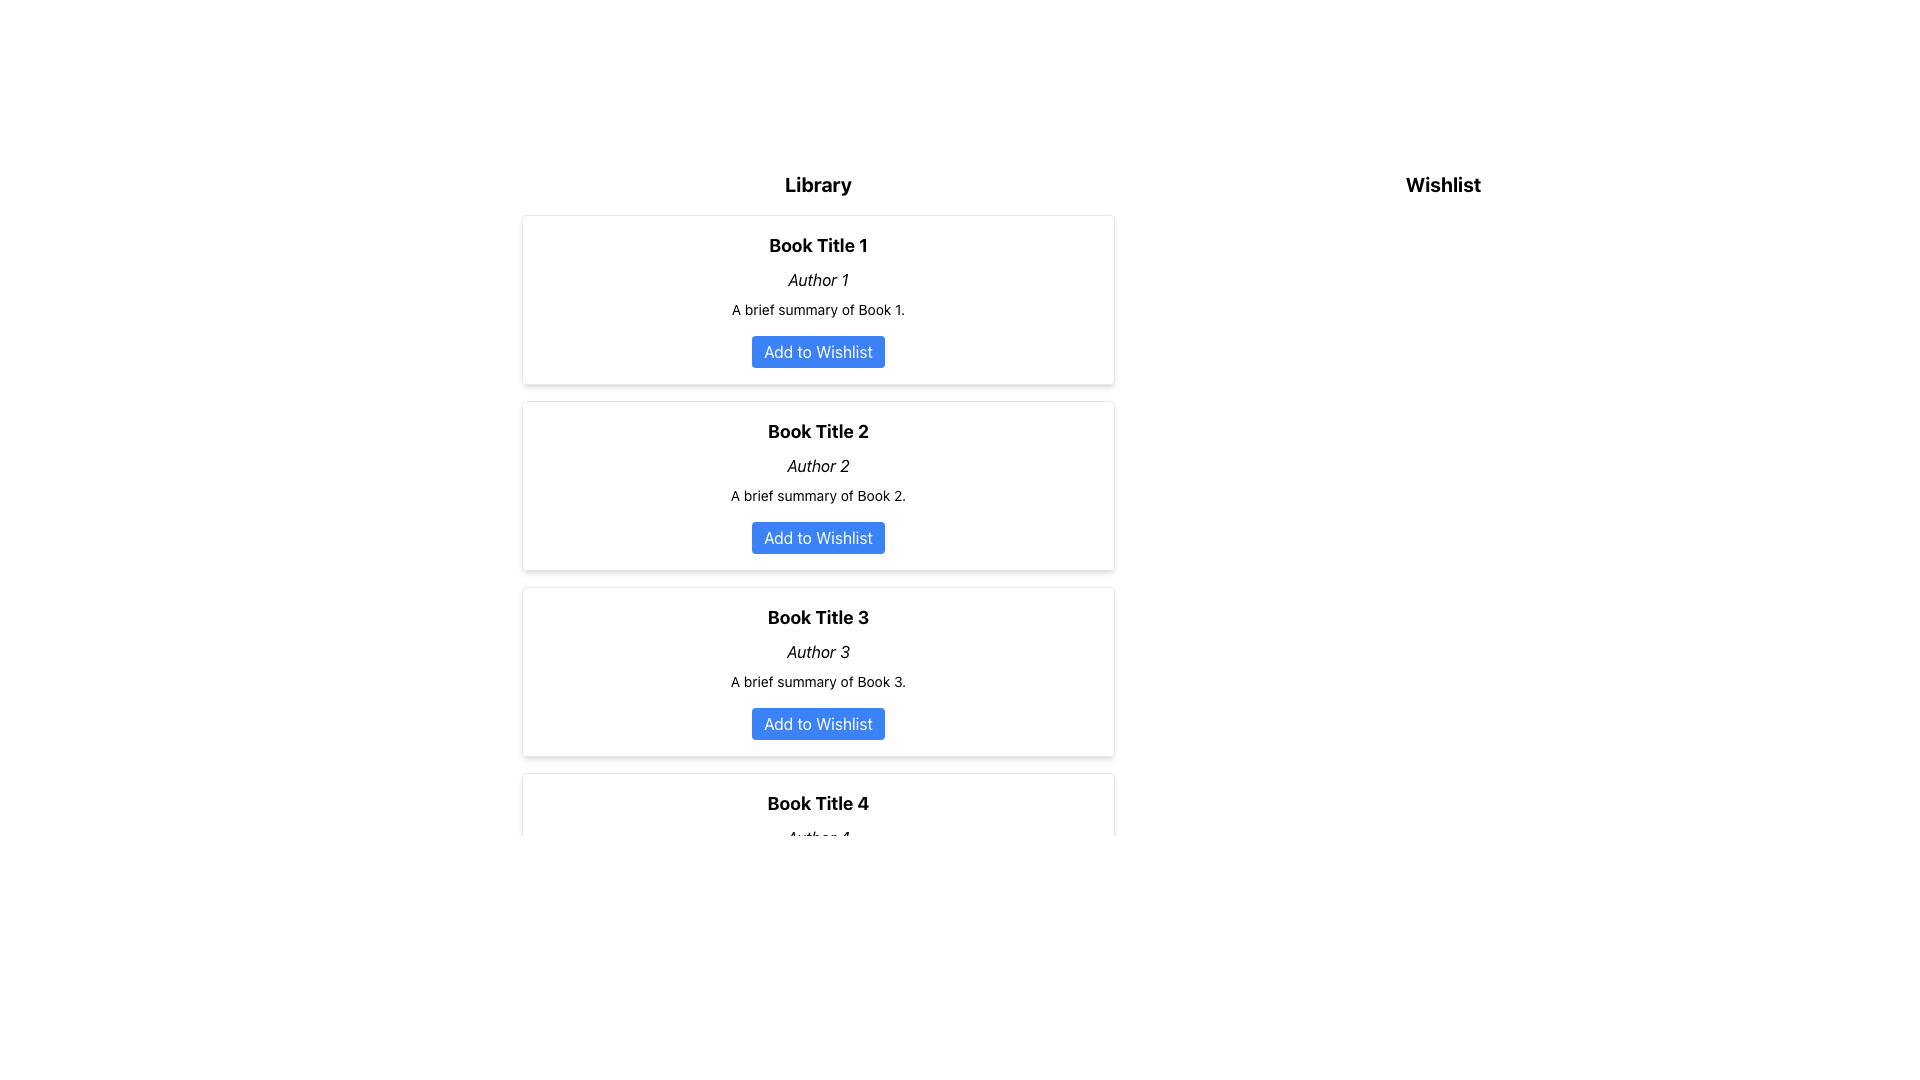  I want to click on the text label displaying 'Author 2', which is styled in italic and positioned below 'Book Title 2', so click(818, 466).